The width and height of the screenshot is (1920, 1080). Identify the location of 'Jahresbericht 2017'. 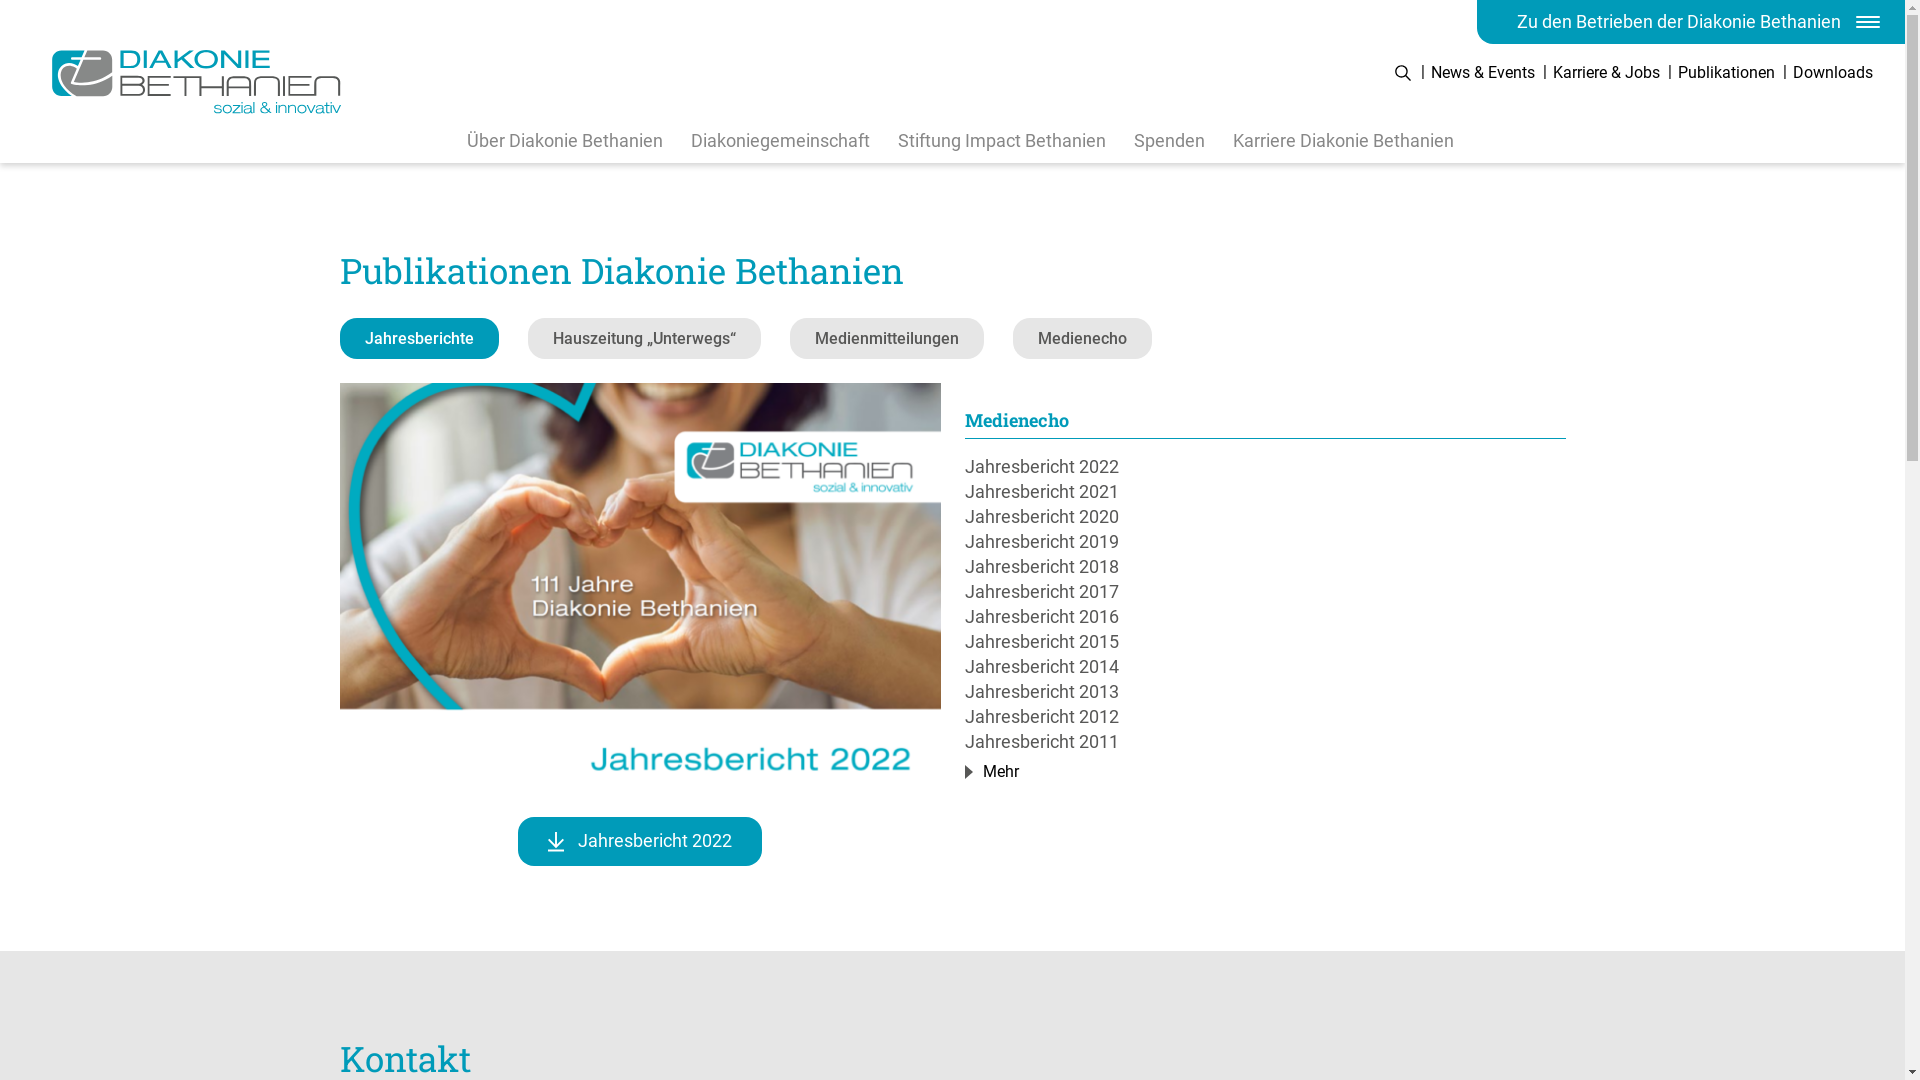
(1263, 590).